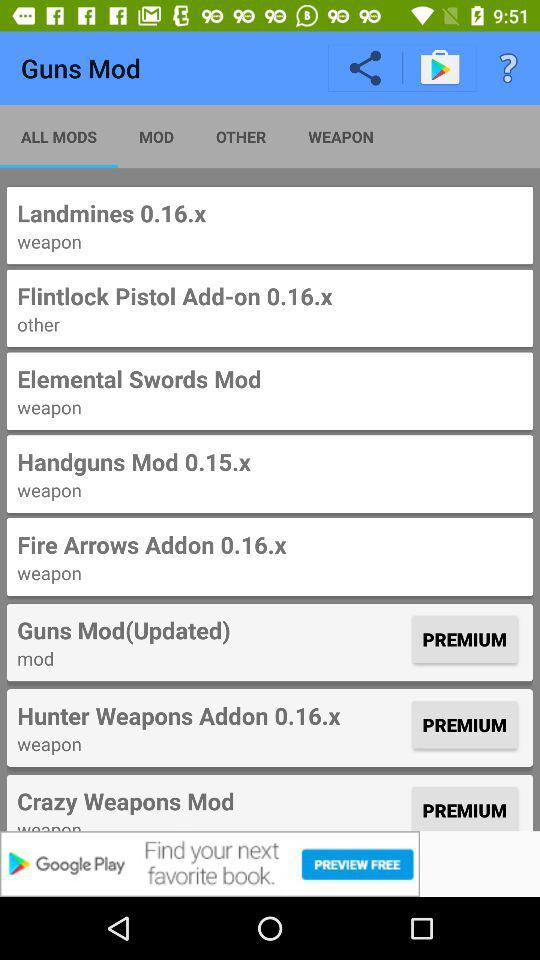 The height and width of the screenshot is (960, 540). Describe the element at coordinates (270, 390) in the screenshot. I see `the elemental swords mod` at that location.